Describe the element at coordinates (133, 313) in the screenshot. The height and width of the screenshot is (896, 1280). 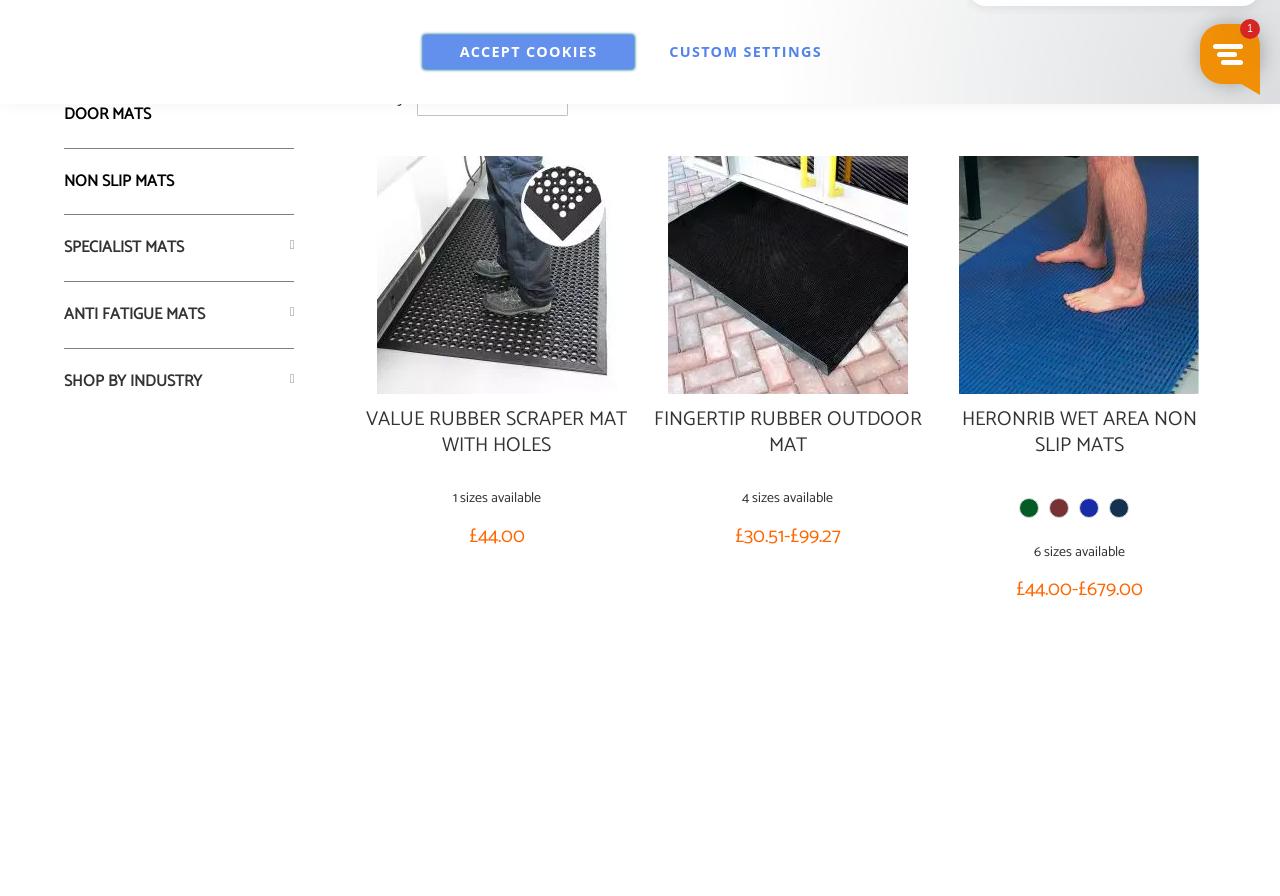
I see `'Anti Fatigue Mats'` at that location.